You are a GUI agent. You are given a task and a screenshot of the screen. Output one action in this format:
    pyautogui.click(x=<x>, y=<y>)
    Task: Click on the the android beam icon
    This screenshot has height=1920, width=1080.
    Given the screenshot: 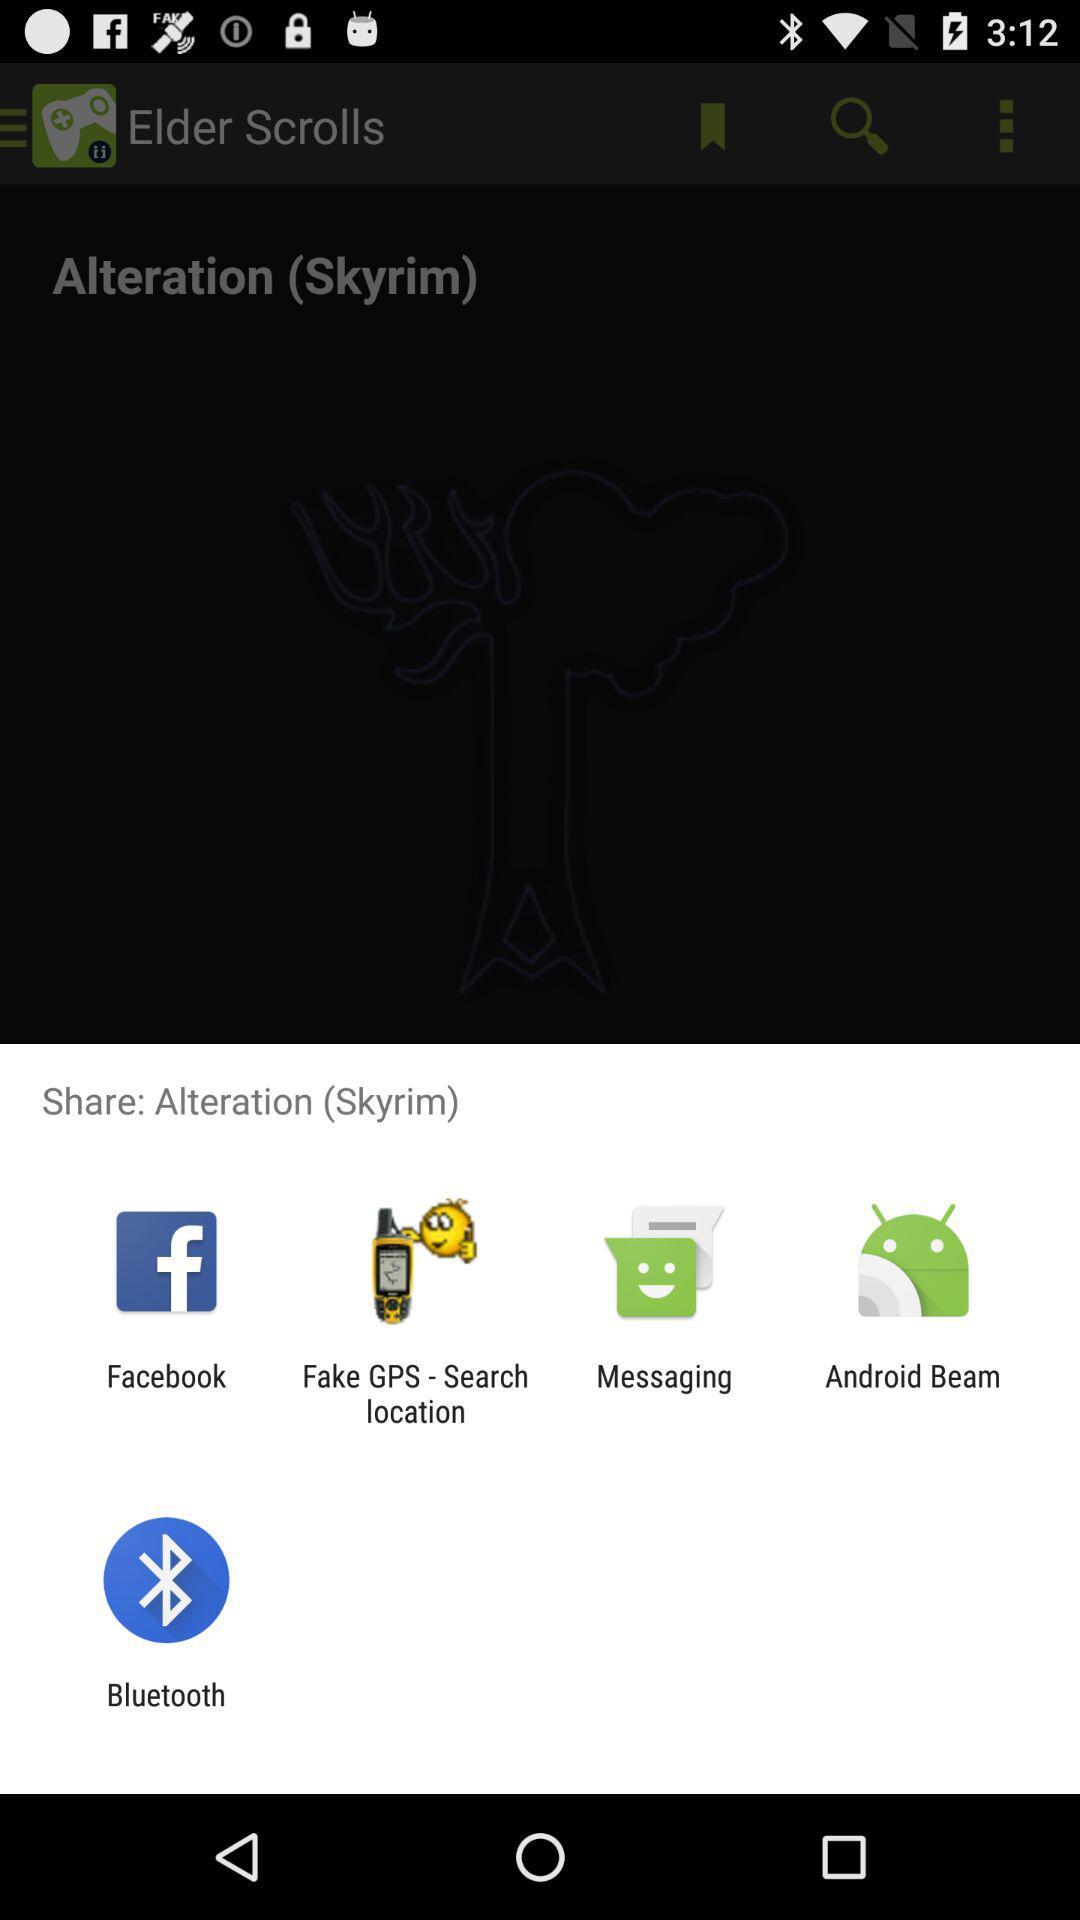 What is the action you would take?
    pyautogui.click(x=913, y=1392)
    